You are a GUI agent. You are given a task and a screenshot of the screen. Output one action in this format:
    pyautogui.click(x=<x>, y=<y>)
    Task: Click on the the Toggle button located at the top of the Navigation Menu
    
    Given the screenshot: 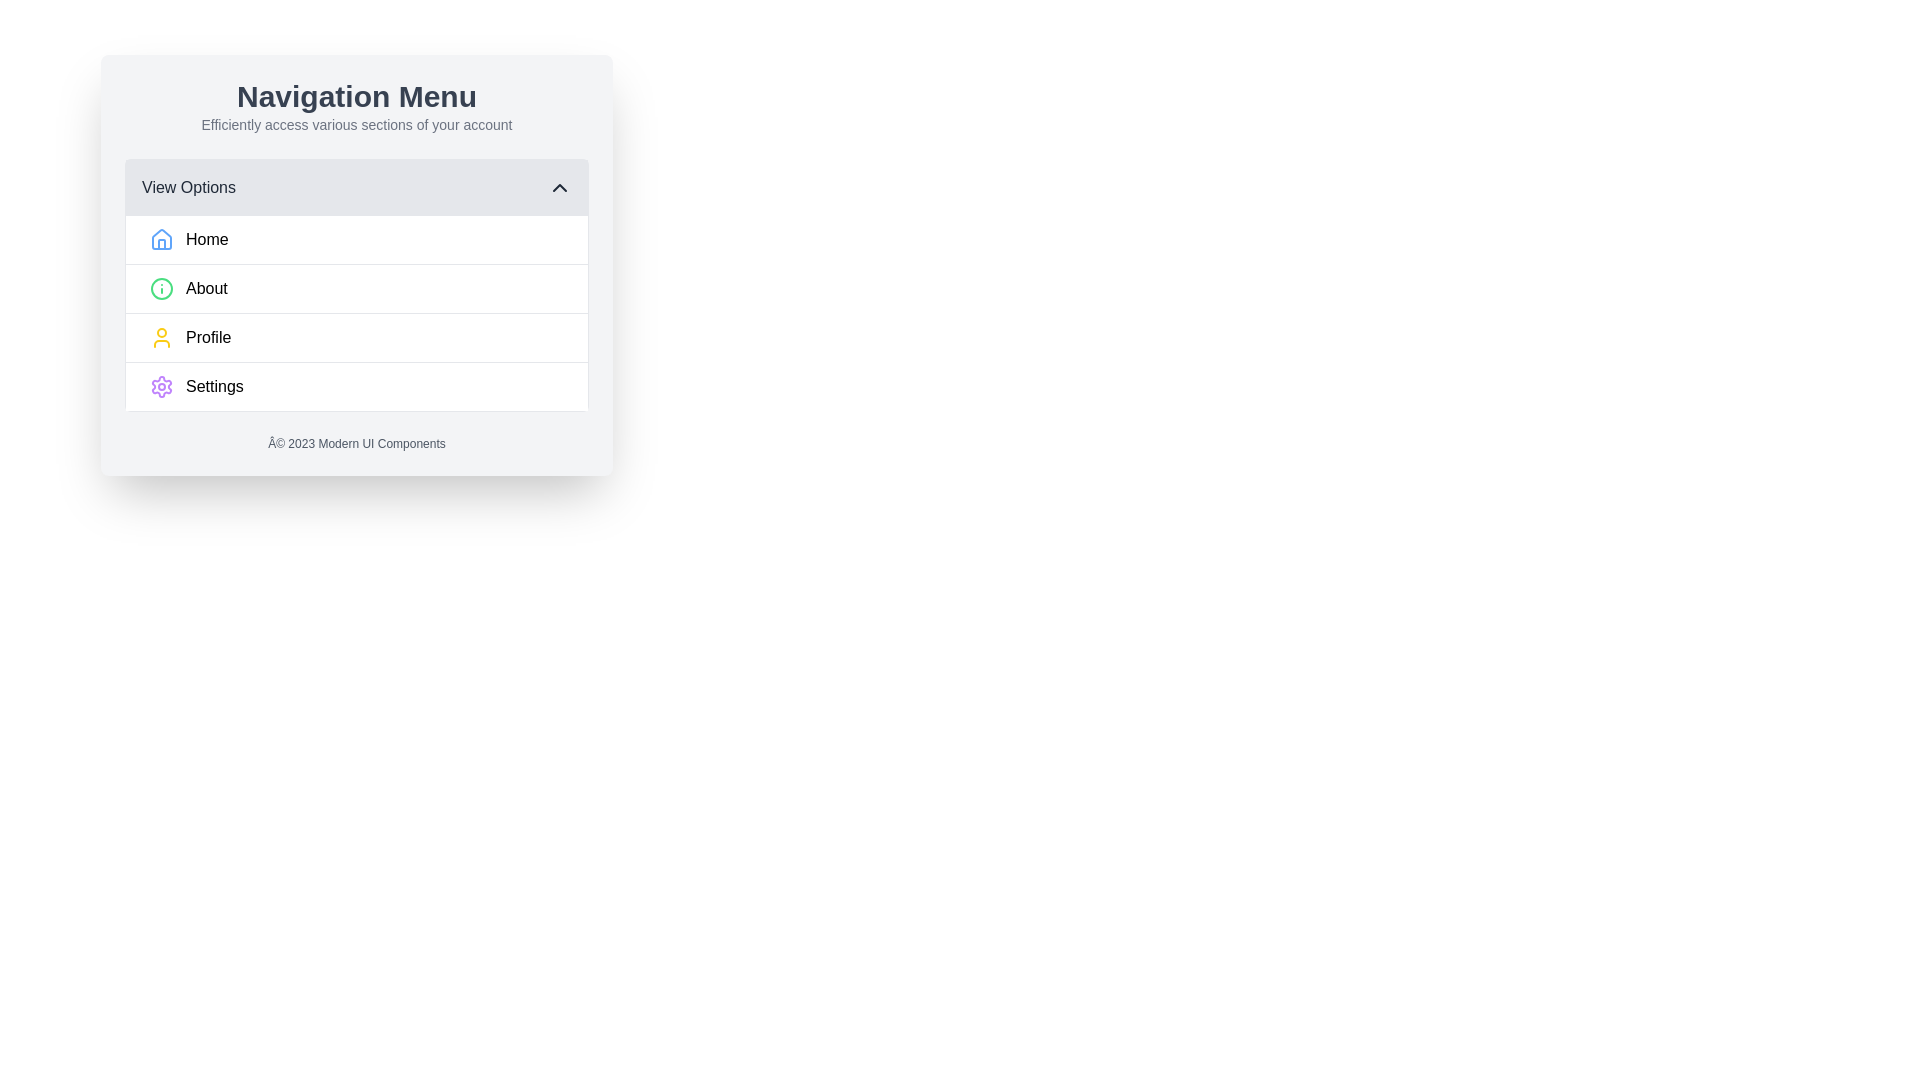 What is the action you would take?
    pyautogui.click(x=356, y=188)
    